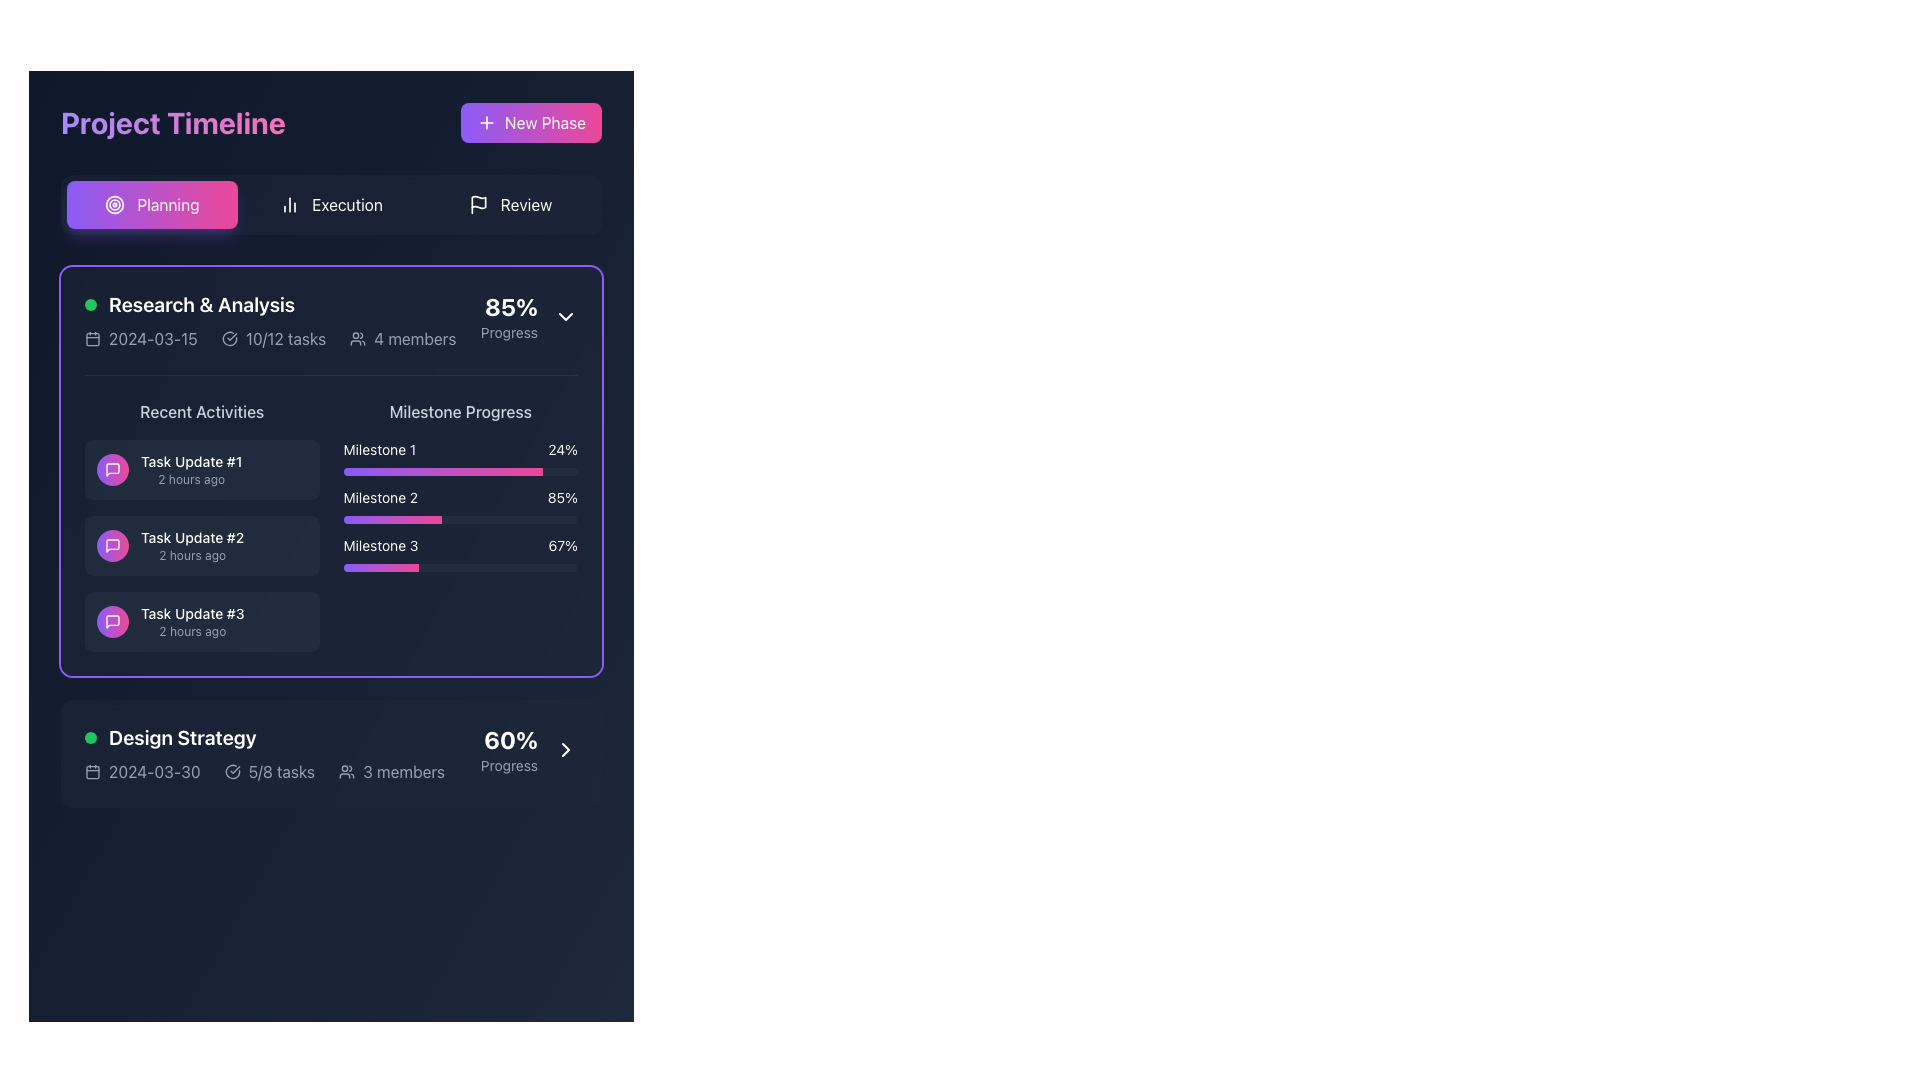 This screenshot has width=1920, height=1080. What do you see at coordinates (263, 770) in the screenshot?
I see `informational text and icons displayed in the horizontal alignment at the bottom of the 'Design Strategy' card, which includes a date, task completion ratio with a check icon, and the number of members with a person icon` at bounding box center [263, 770].